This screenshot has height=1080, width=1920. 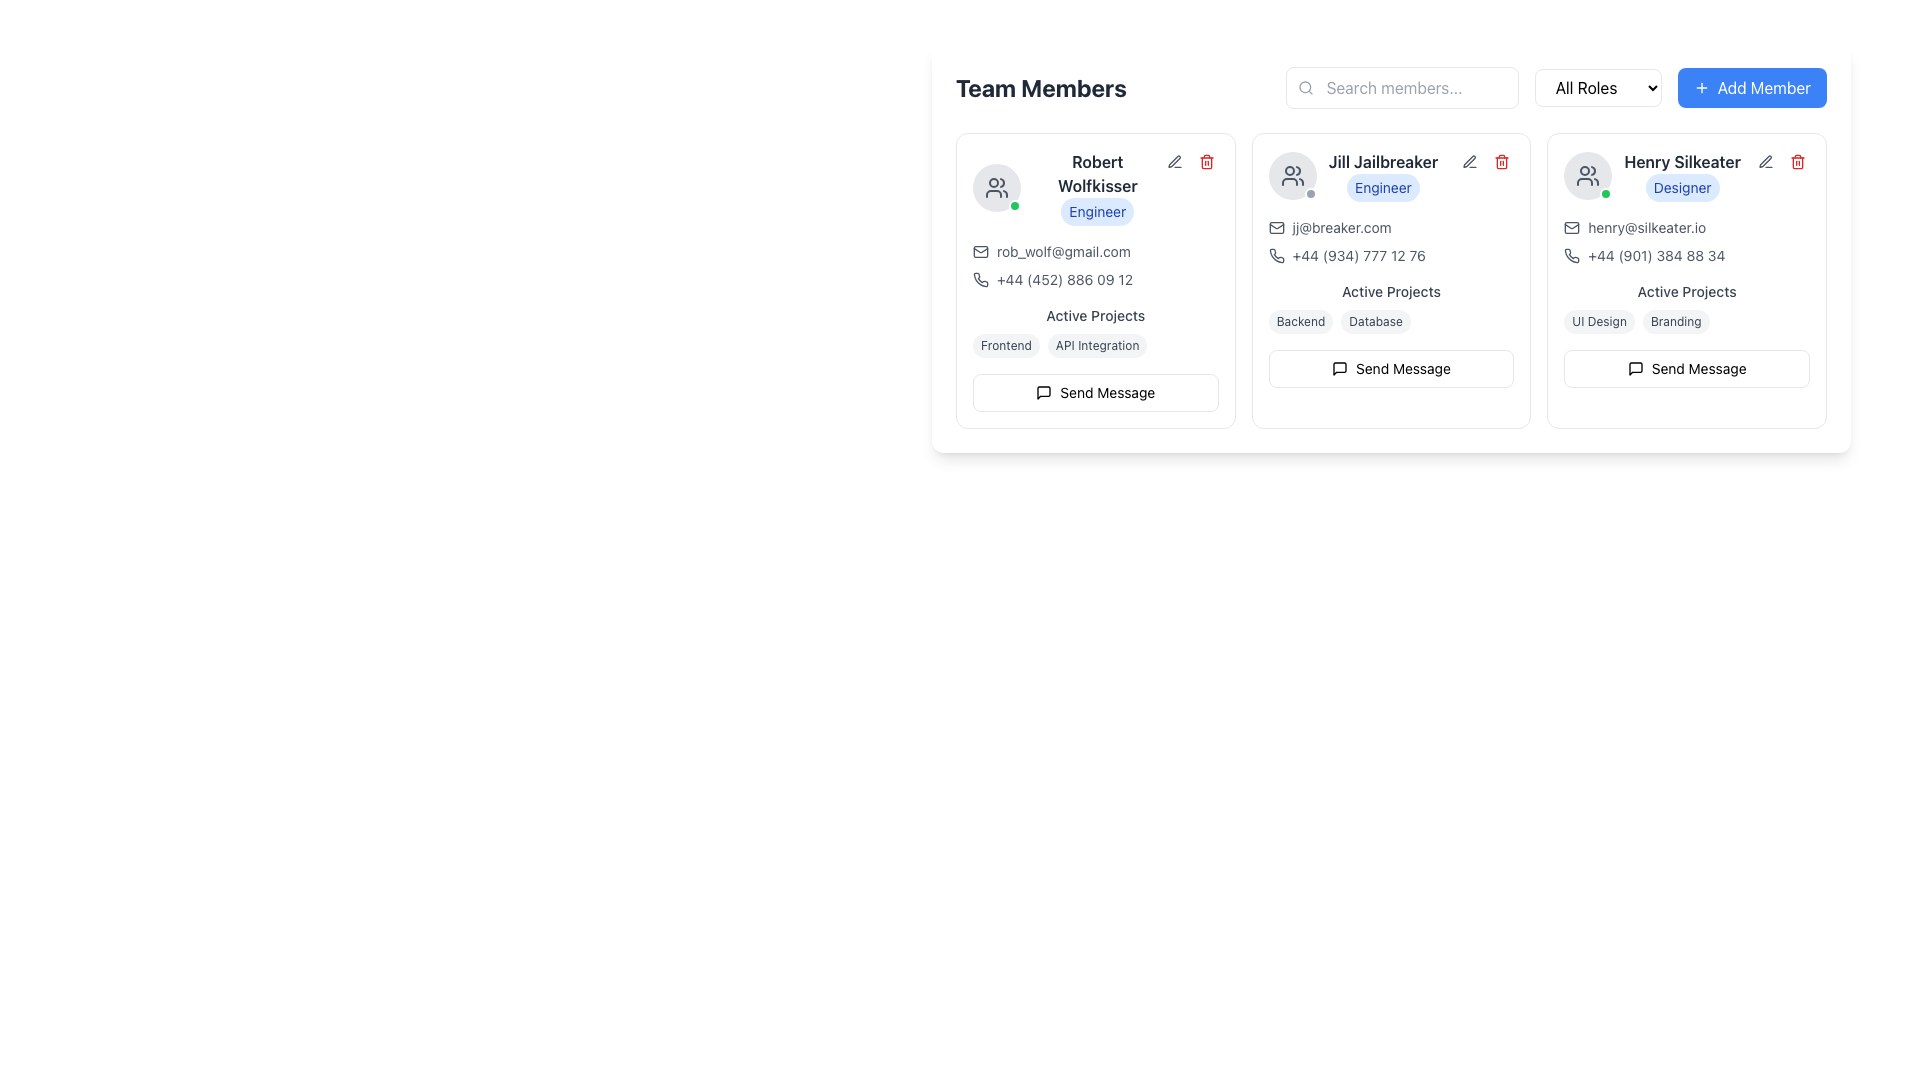 What do you see at coordinates (1353, 175) in the screenshot?
I see `the Text block displaying the name and role of the individual in the second column of the team member profile layout for potential tooltips` at bounding box center [1353, 175].